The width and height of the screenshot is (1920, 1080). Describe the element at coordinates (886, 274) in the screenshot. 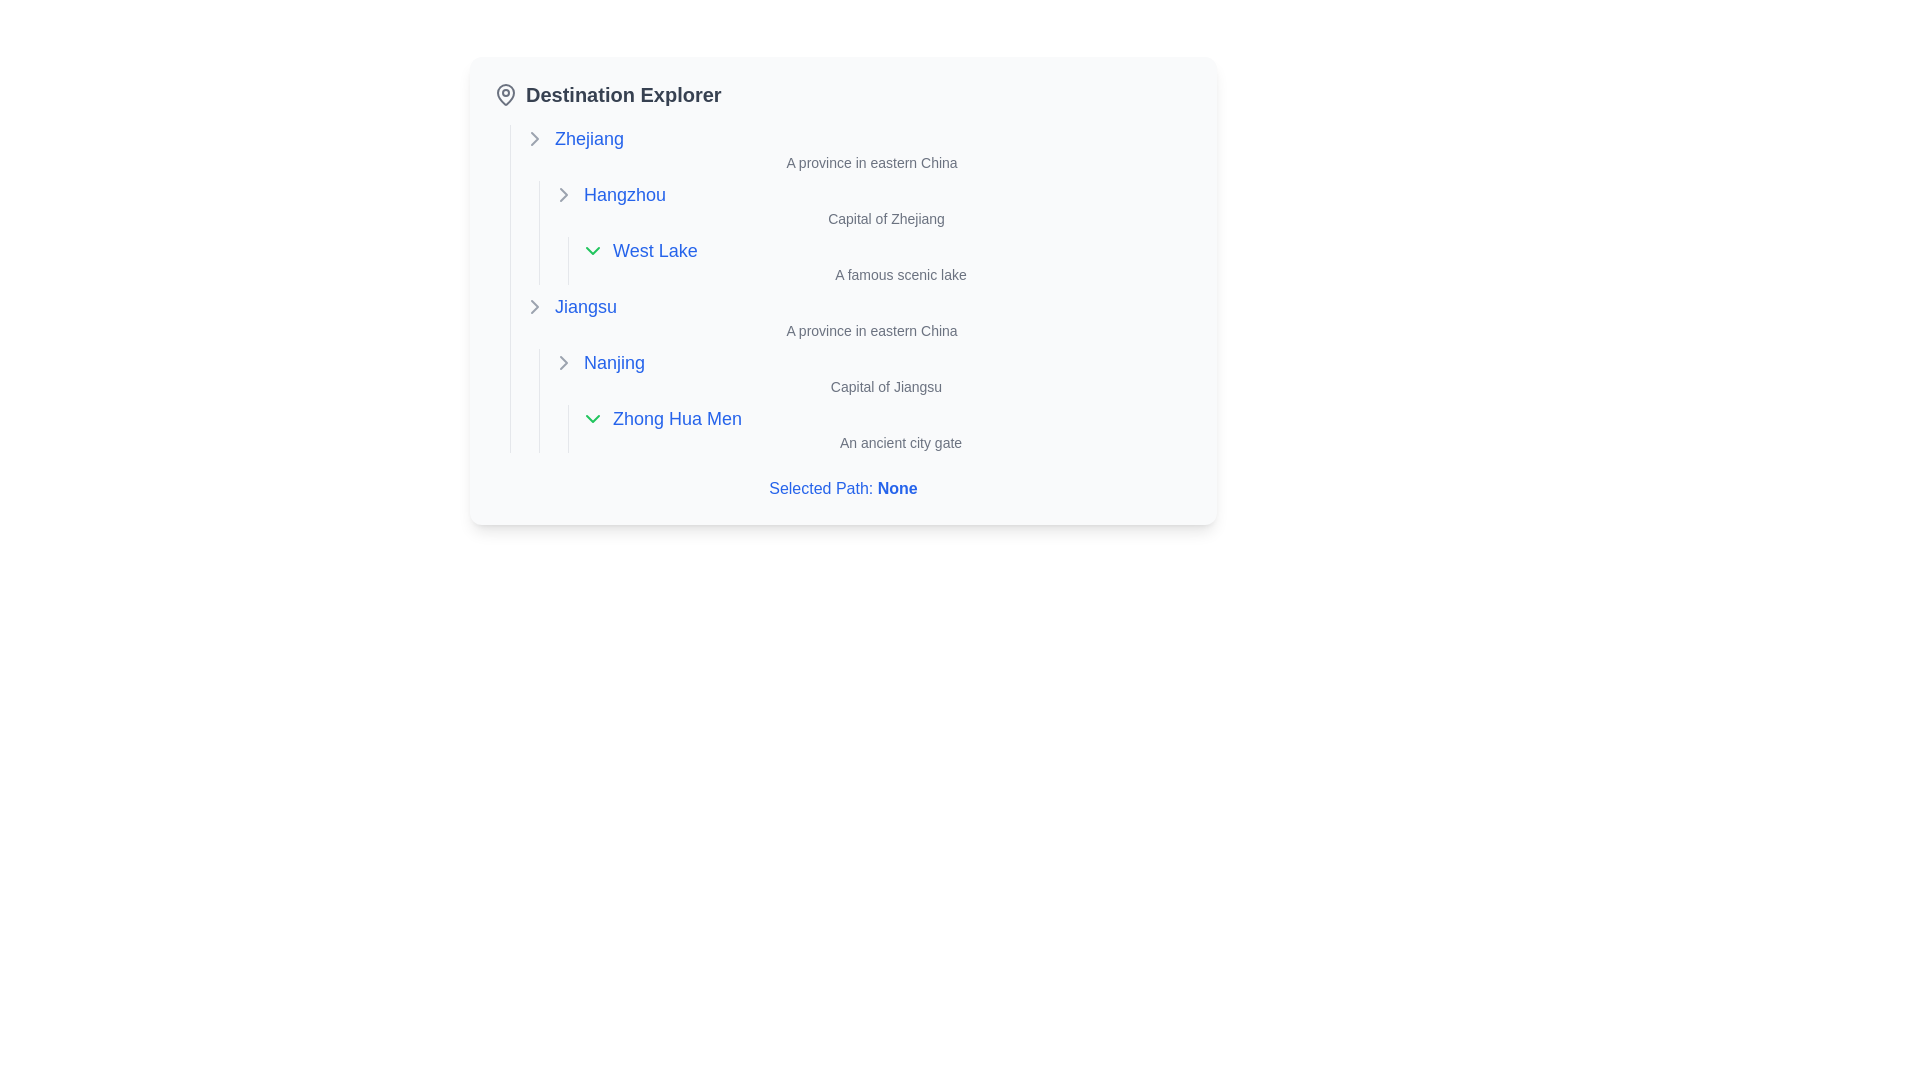

I see `the static text label providing descriptive information about 'West Lake', located under the 'West Lake' menu item` at that location.